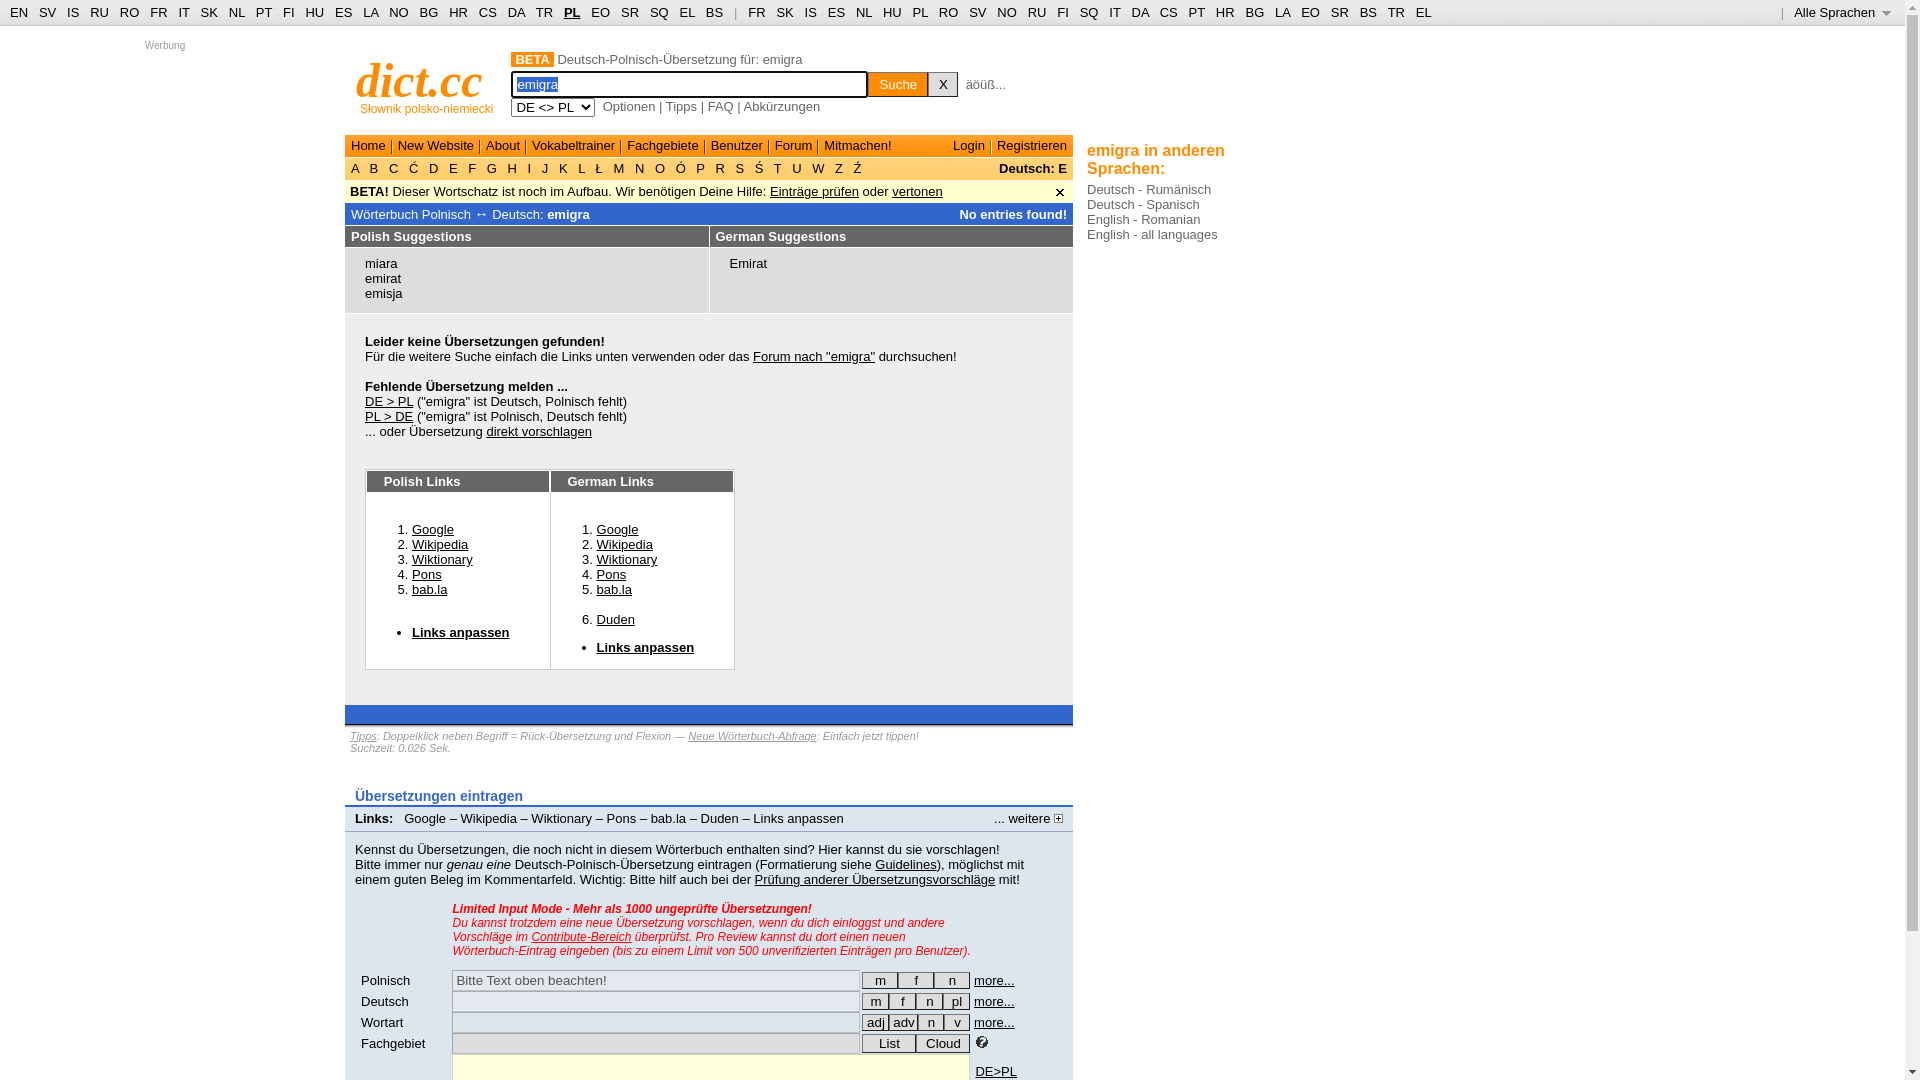 The image size is (1920, 1080). Describe the element at coordinates (1282, 12) in the screenshot. I see `'LA'` at that location.